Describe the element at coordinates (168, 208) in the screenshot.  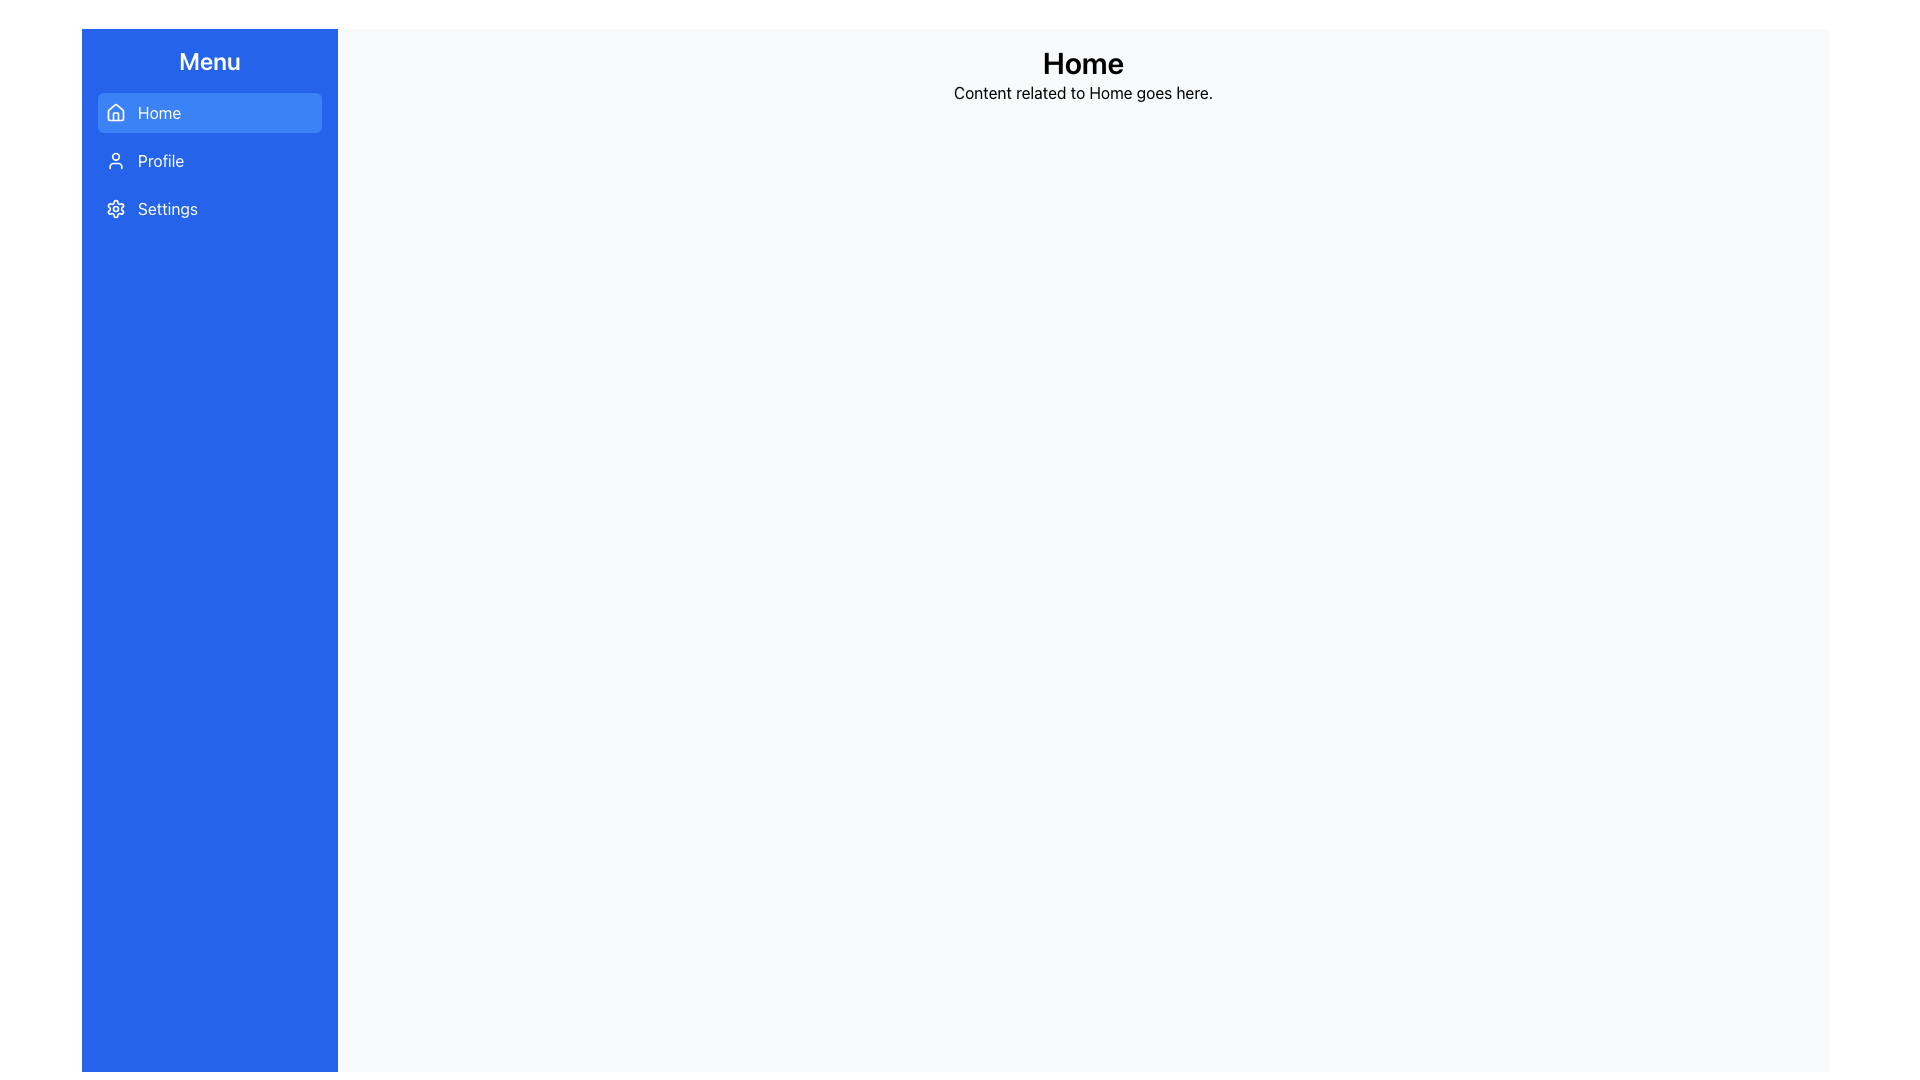
I see `the 'Settings' static text label in the vertical navigation menu` at that location.